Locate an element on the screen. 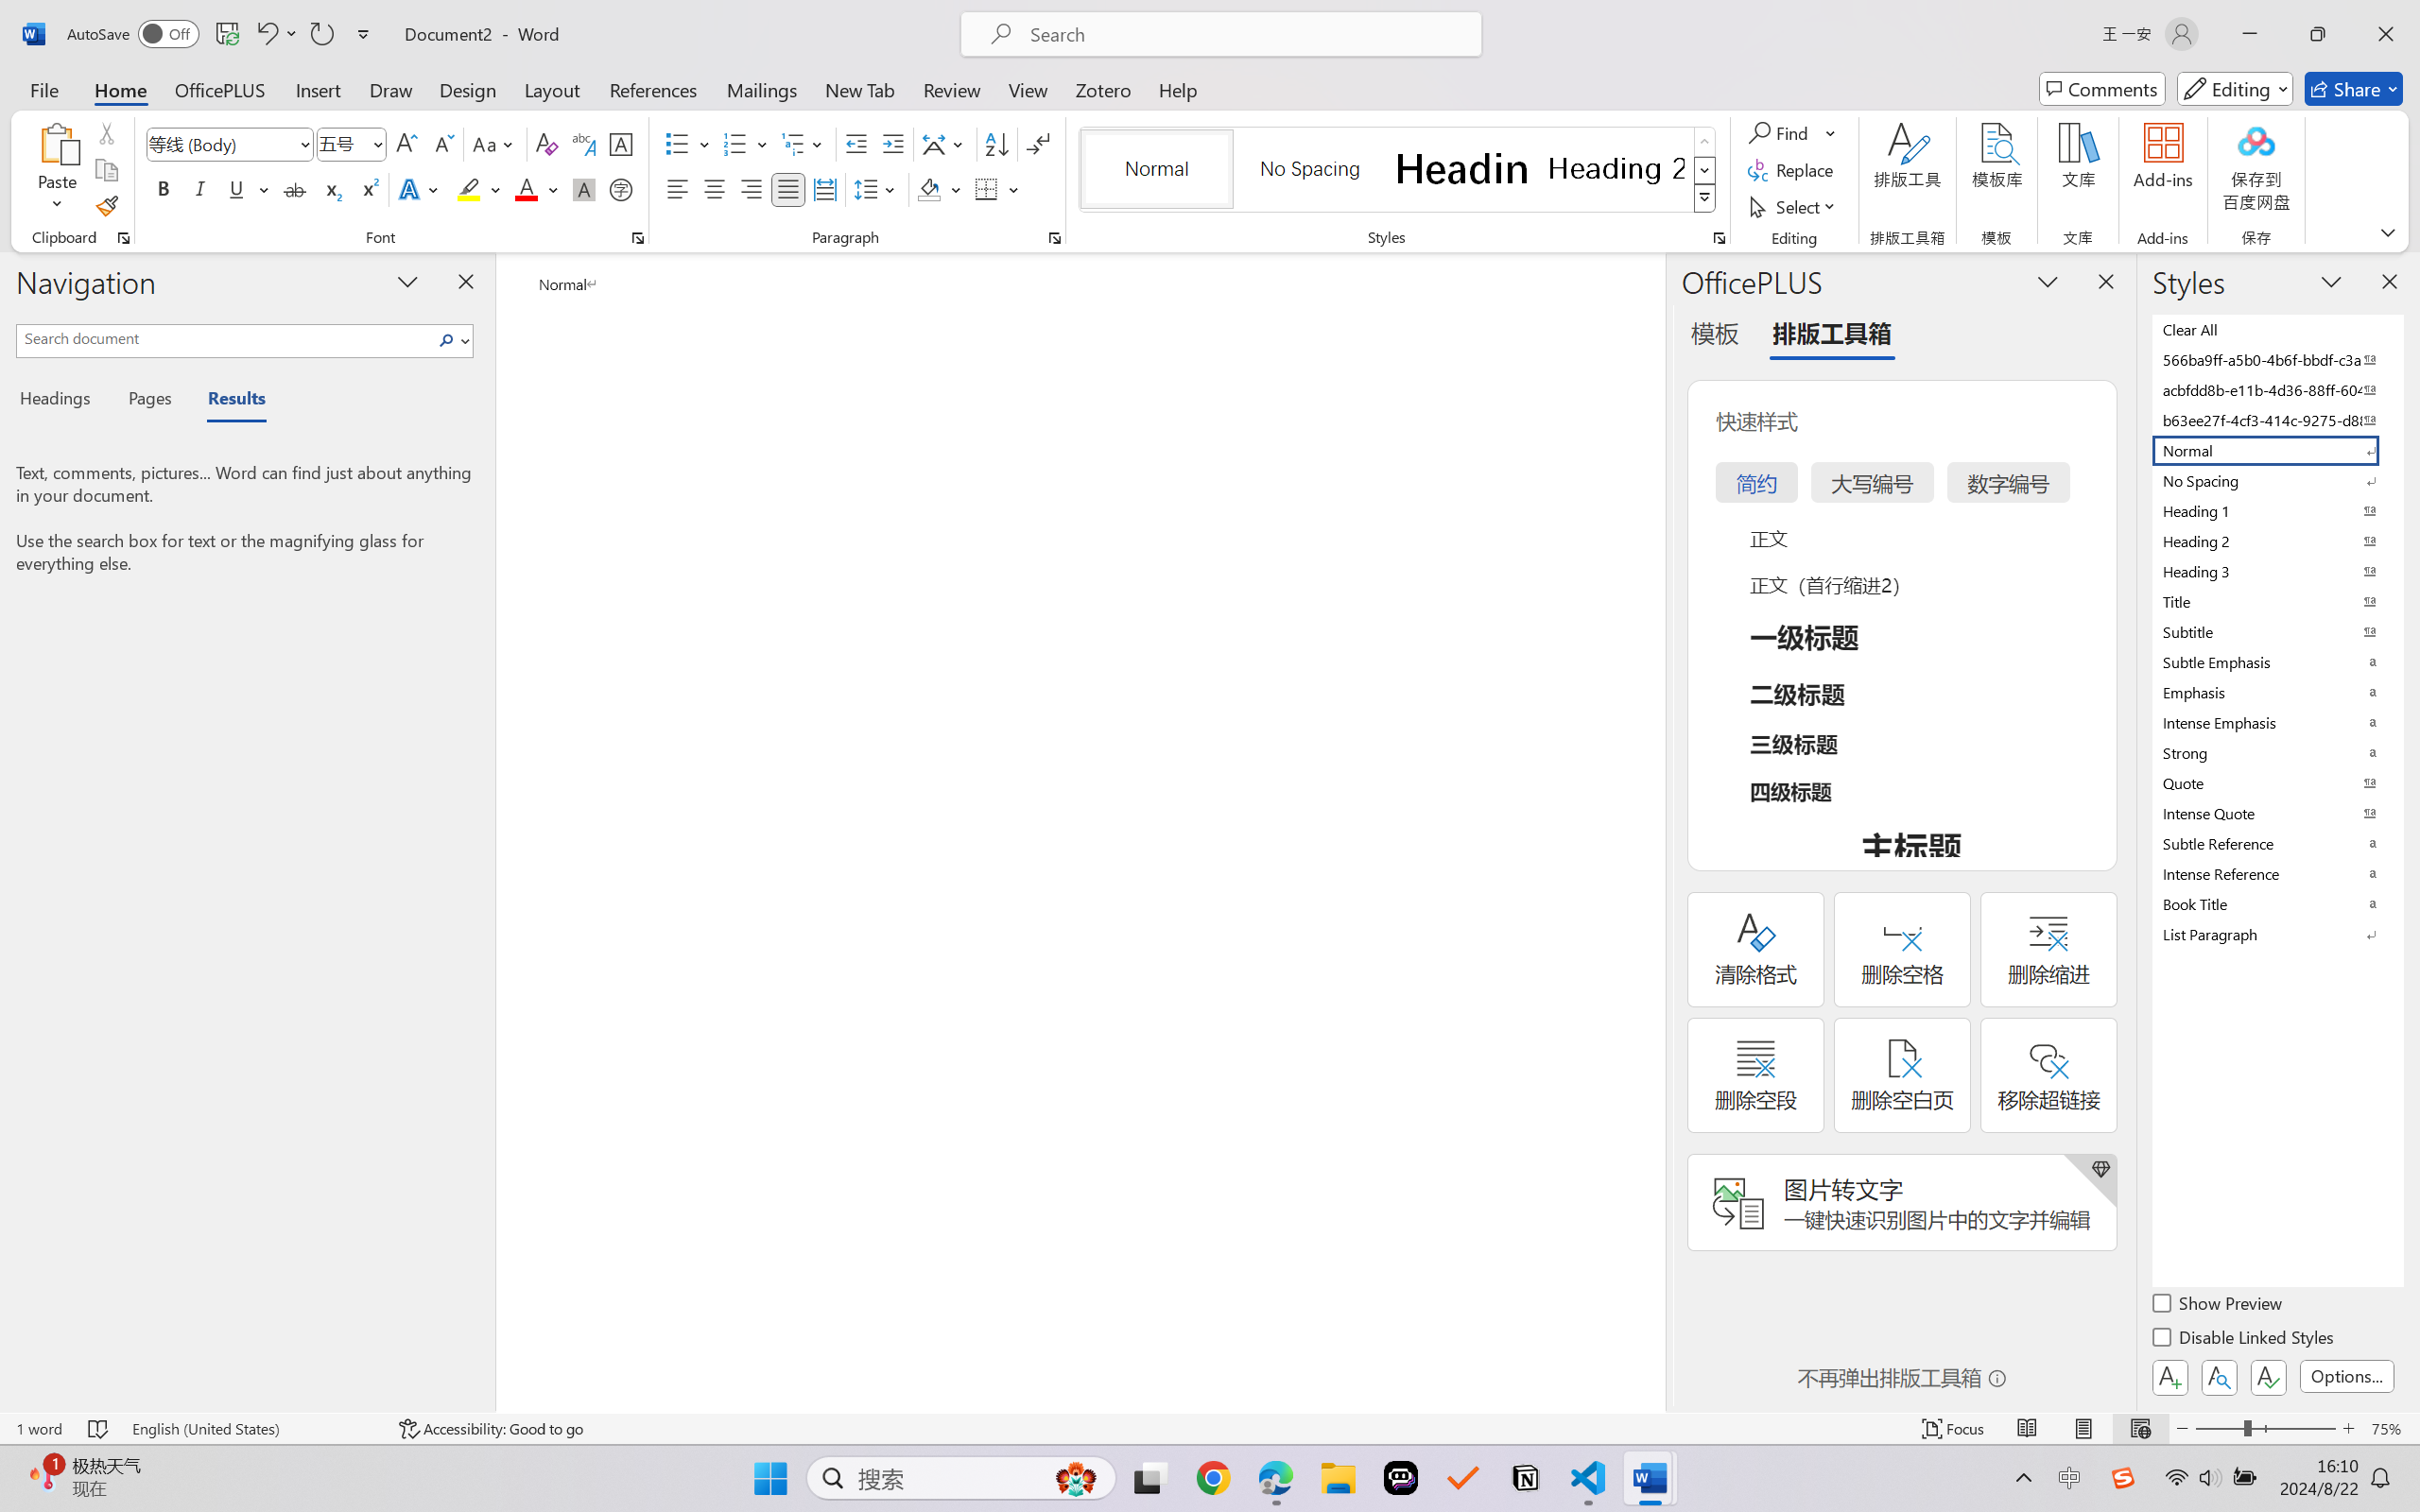 This screenshot has width=2420, height=1512. 'Justify' is located at coordinates (787, 188).